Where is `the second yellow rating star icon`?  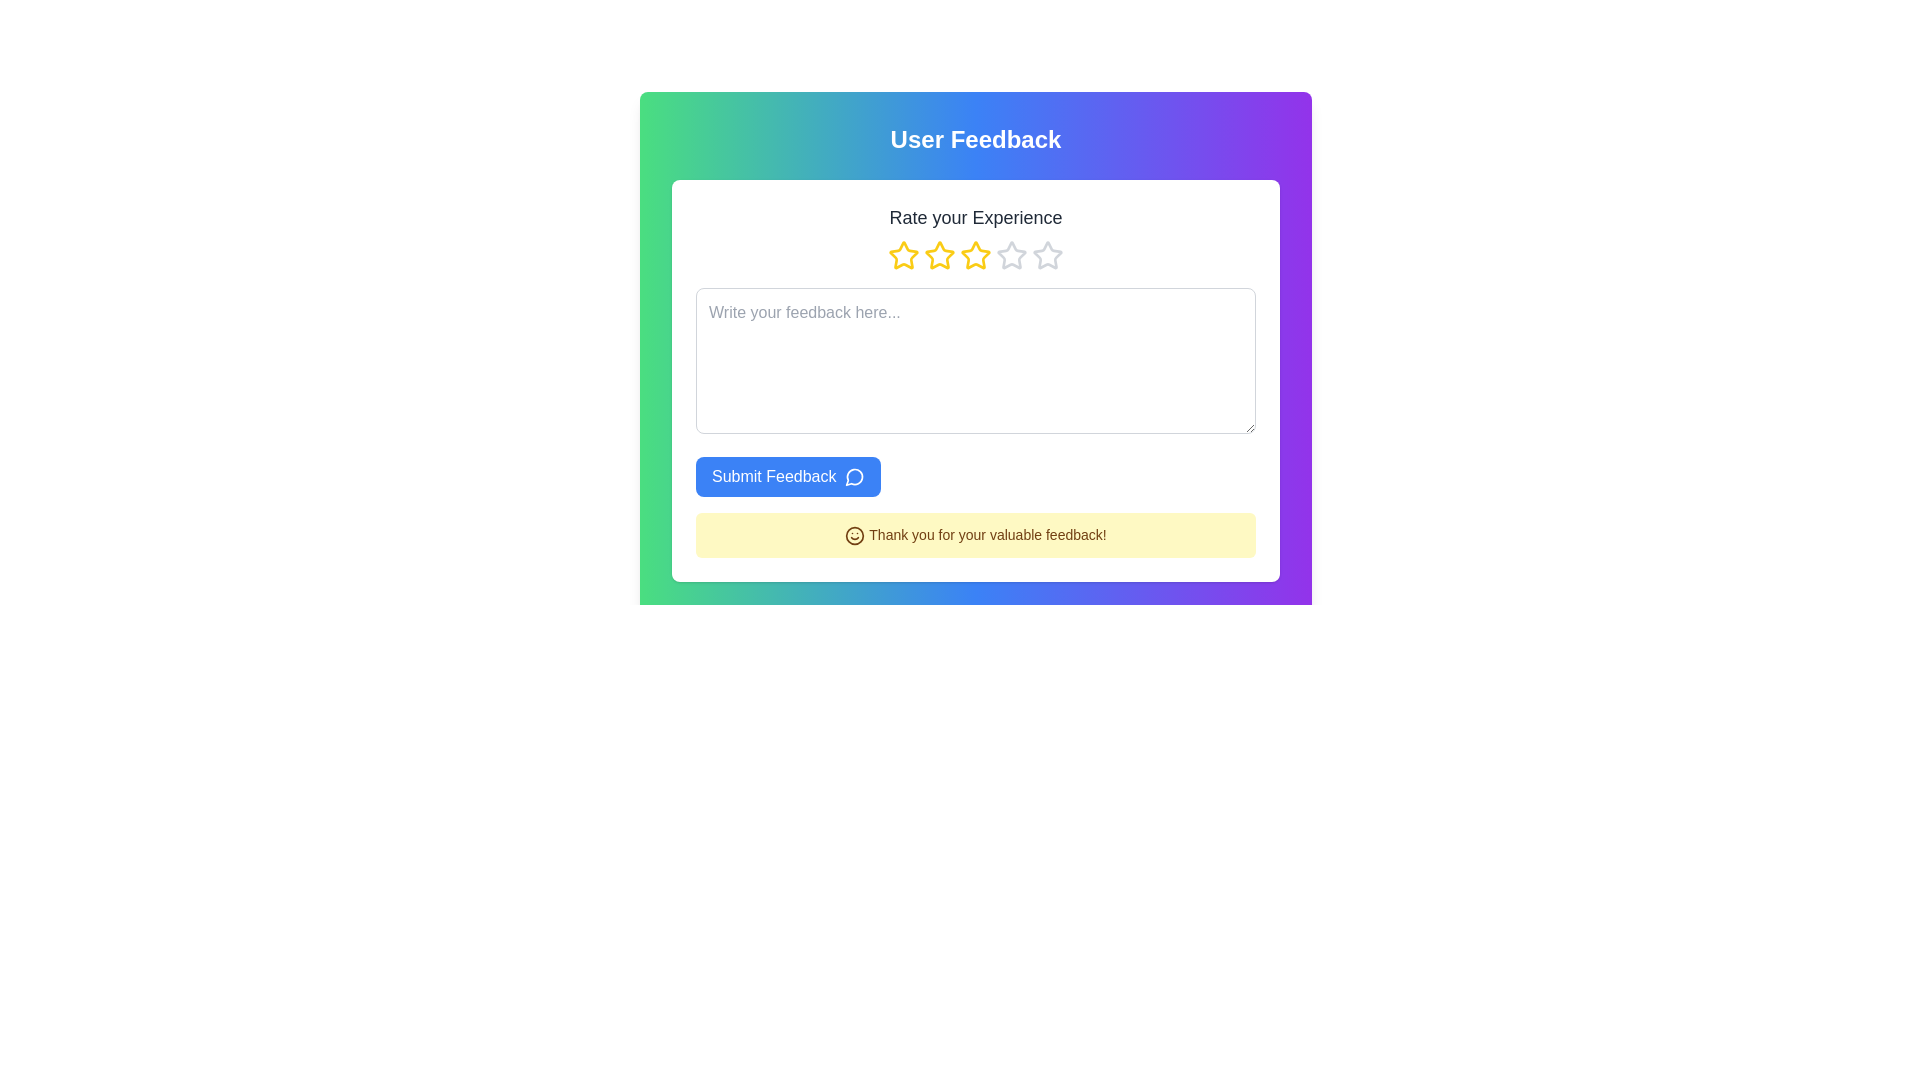
the second yellow rating star icon is located at coordinates (902, 254).